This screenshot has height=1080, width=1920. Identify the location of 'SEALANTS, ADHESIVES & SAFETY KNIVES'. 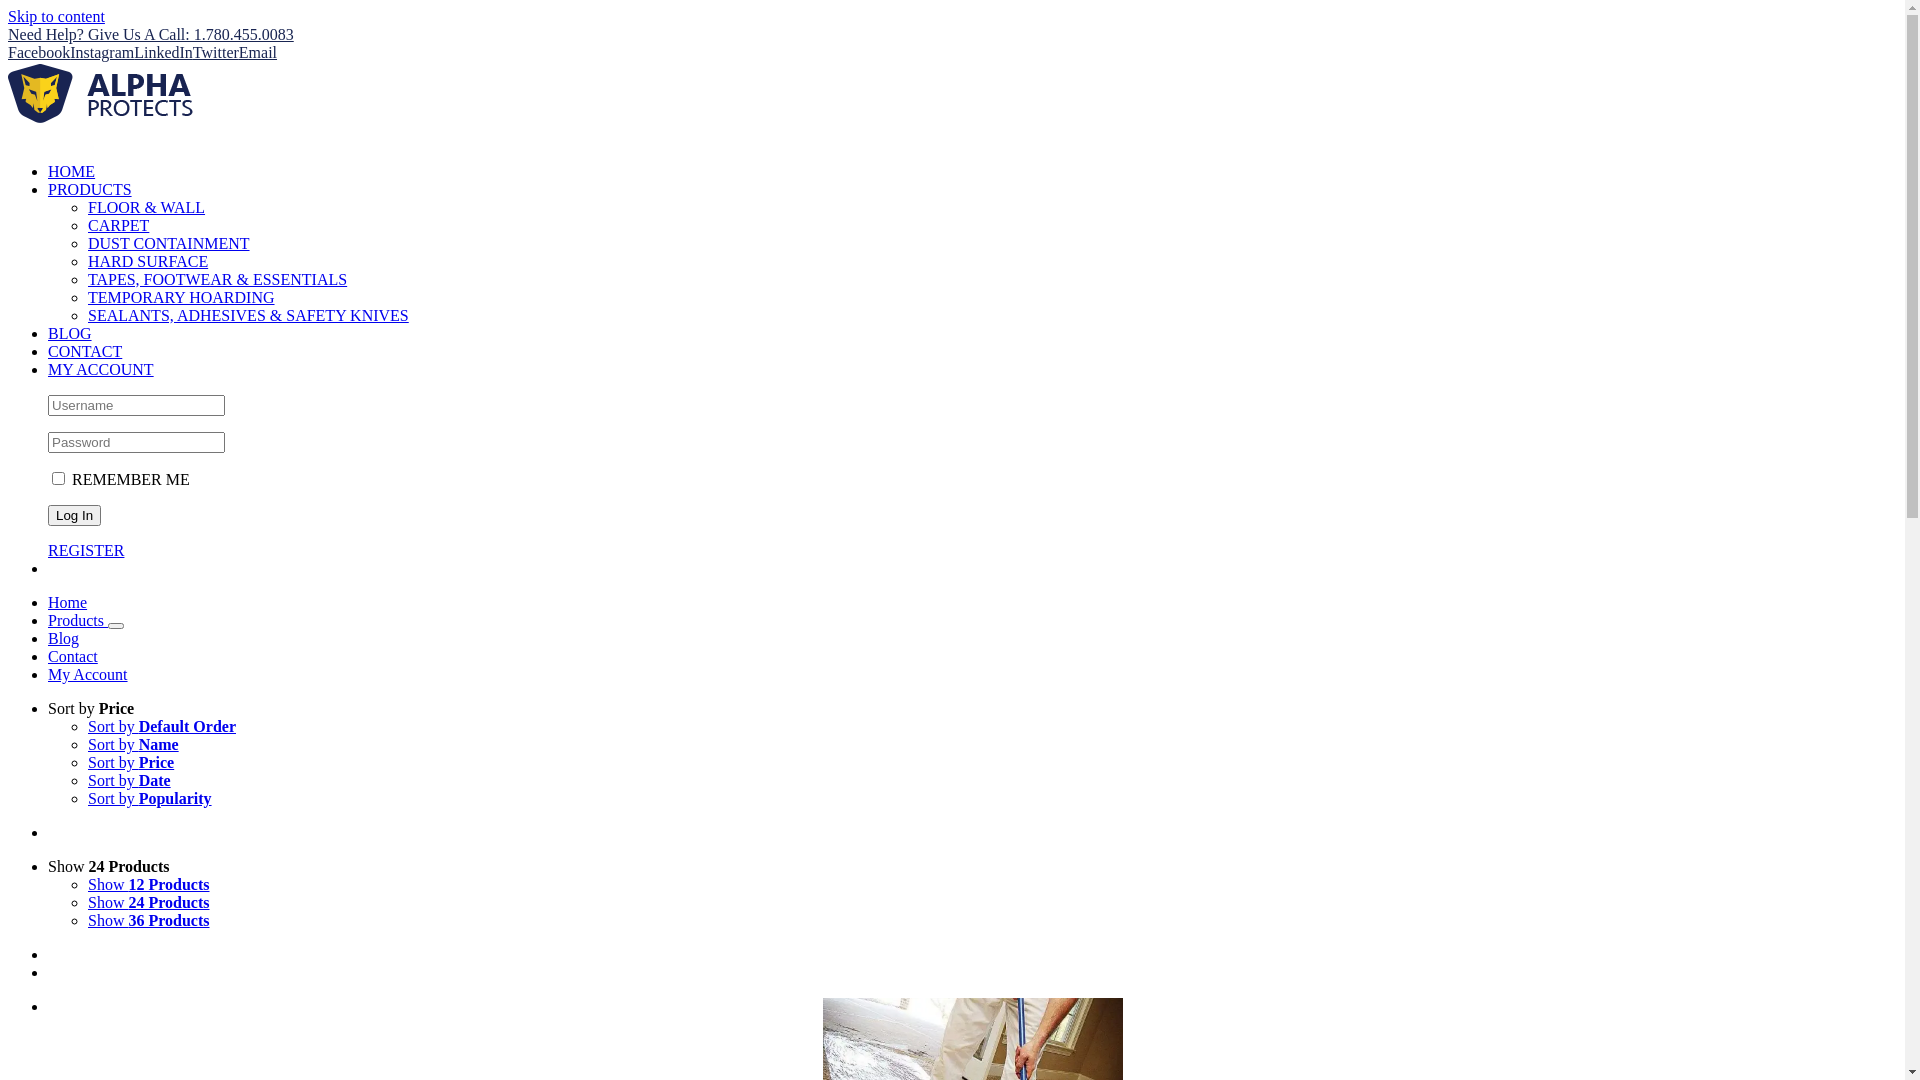
(247, 315).